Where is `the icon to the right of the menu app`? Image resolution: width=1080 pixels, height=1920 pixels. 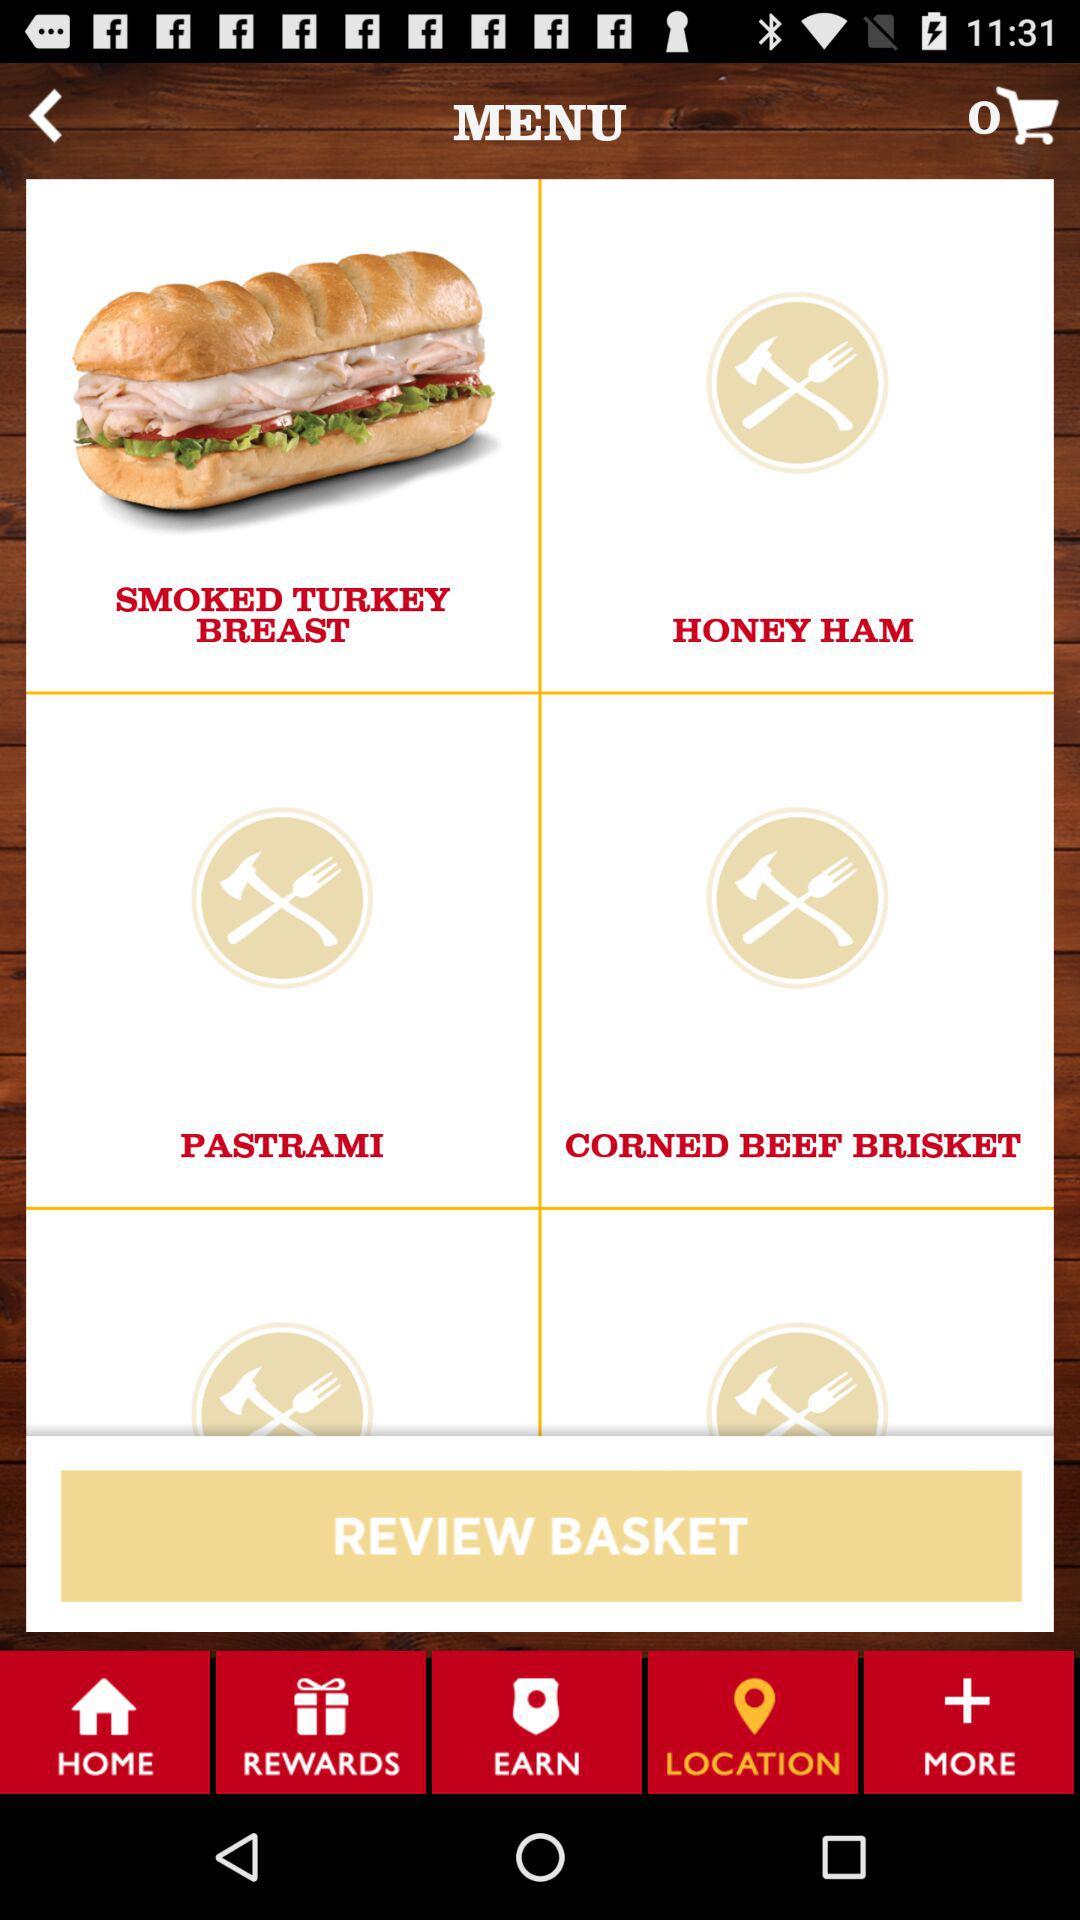
the icon to the right of the menu app is located at coordinates (1023, 114).